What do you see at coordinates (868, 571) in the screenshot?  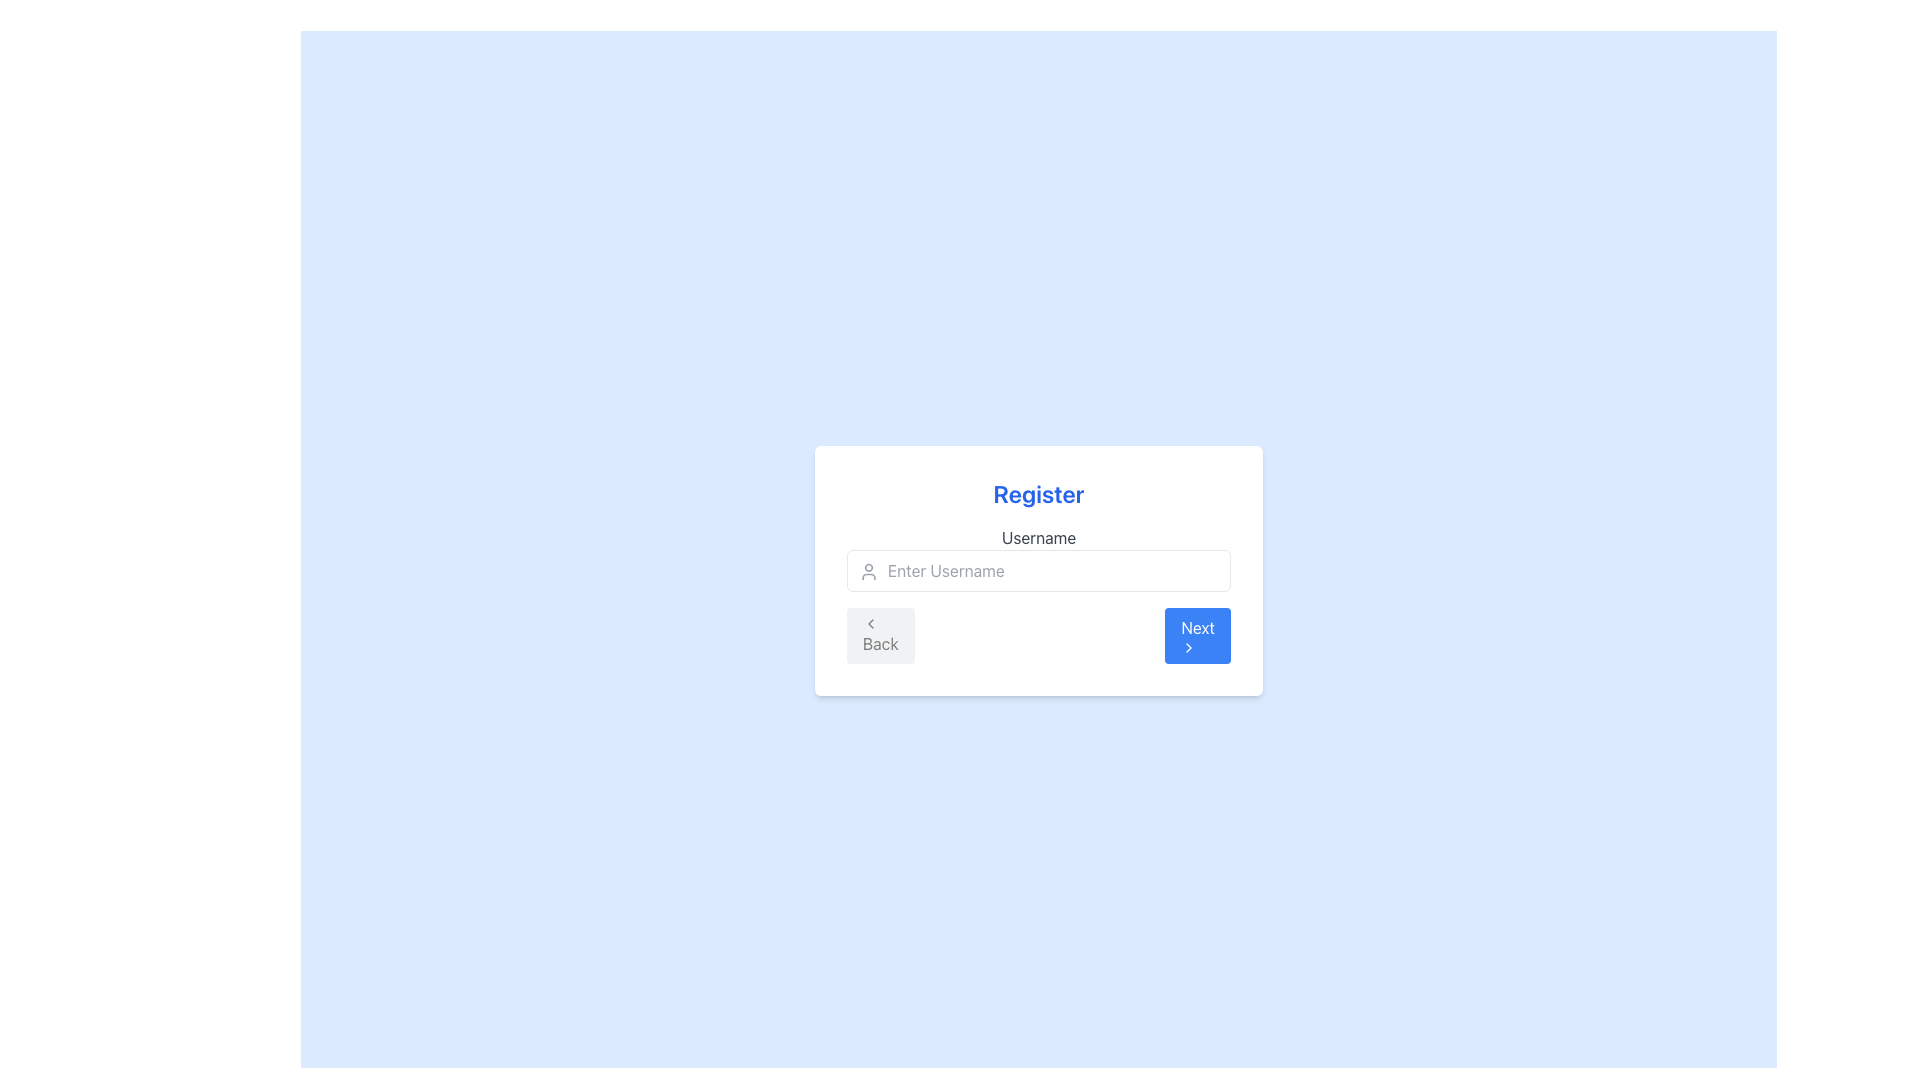 I see `the decorative icon located to the left inside the username input field labeled 'Enter Username' in the registration form` at bounding box center [868, 571].